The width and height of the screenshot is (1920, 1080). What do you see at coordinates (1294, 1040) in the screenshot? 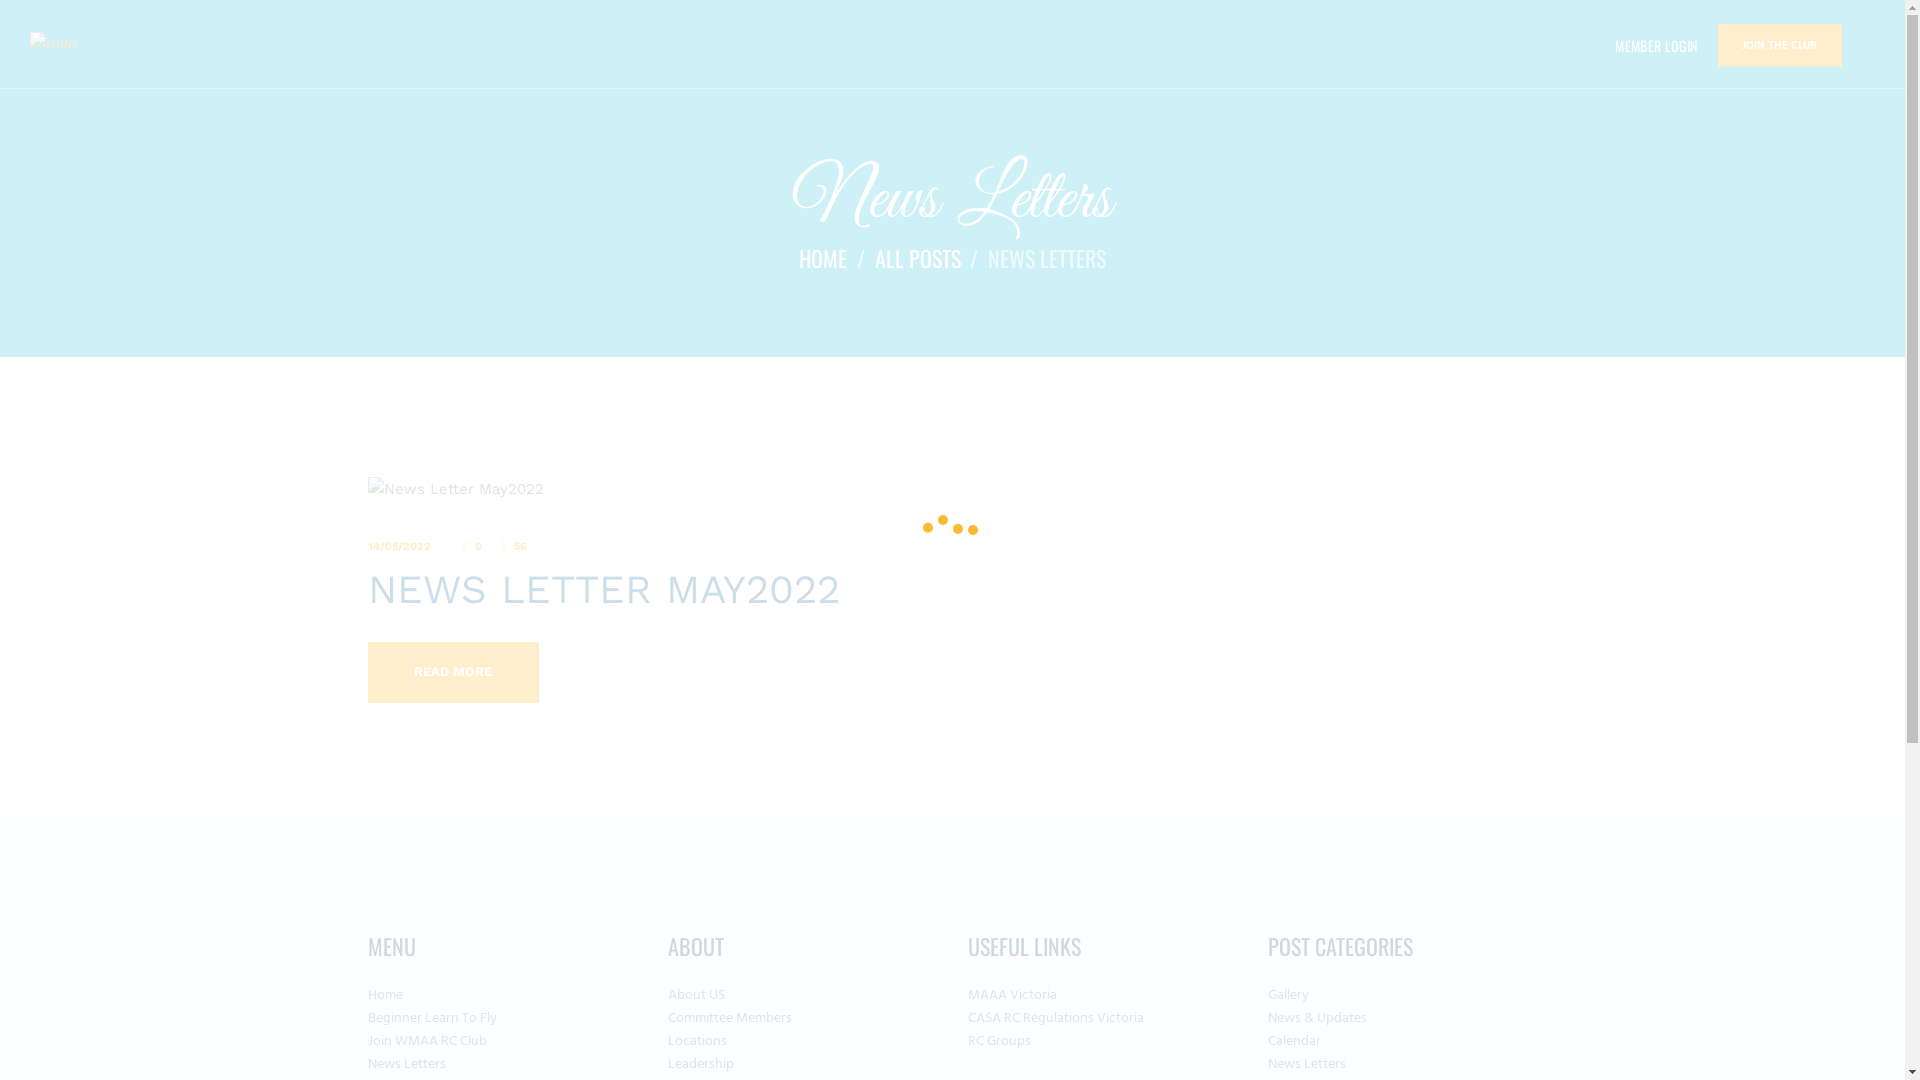
I see `'Calendar'` at bounding box center [1294, 1040].